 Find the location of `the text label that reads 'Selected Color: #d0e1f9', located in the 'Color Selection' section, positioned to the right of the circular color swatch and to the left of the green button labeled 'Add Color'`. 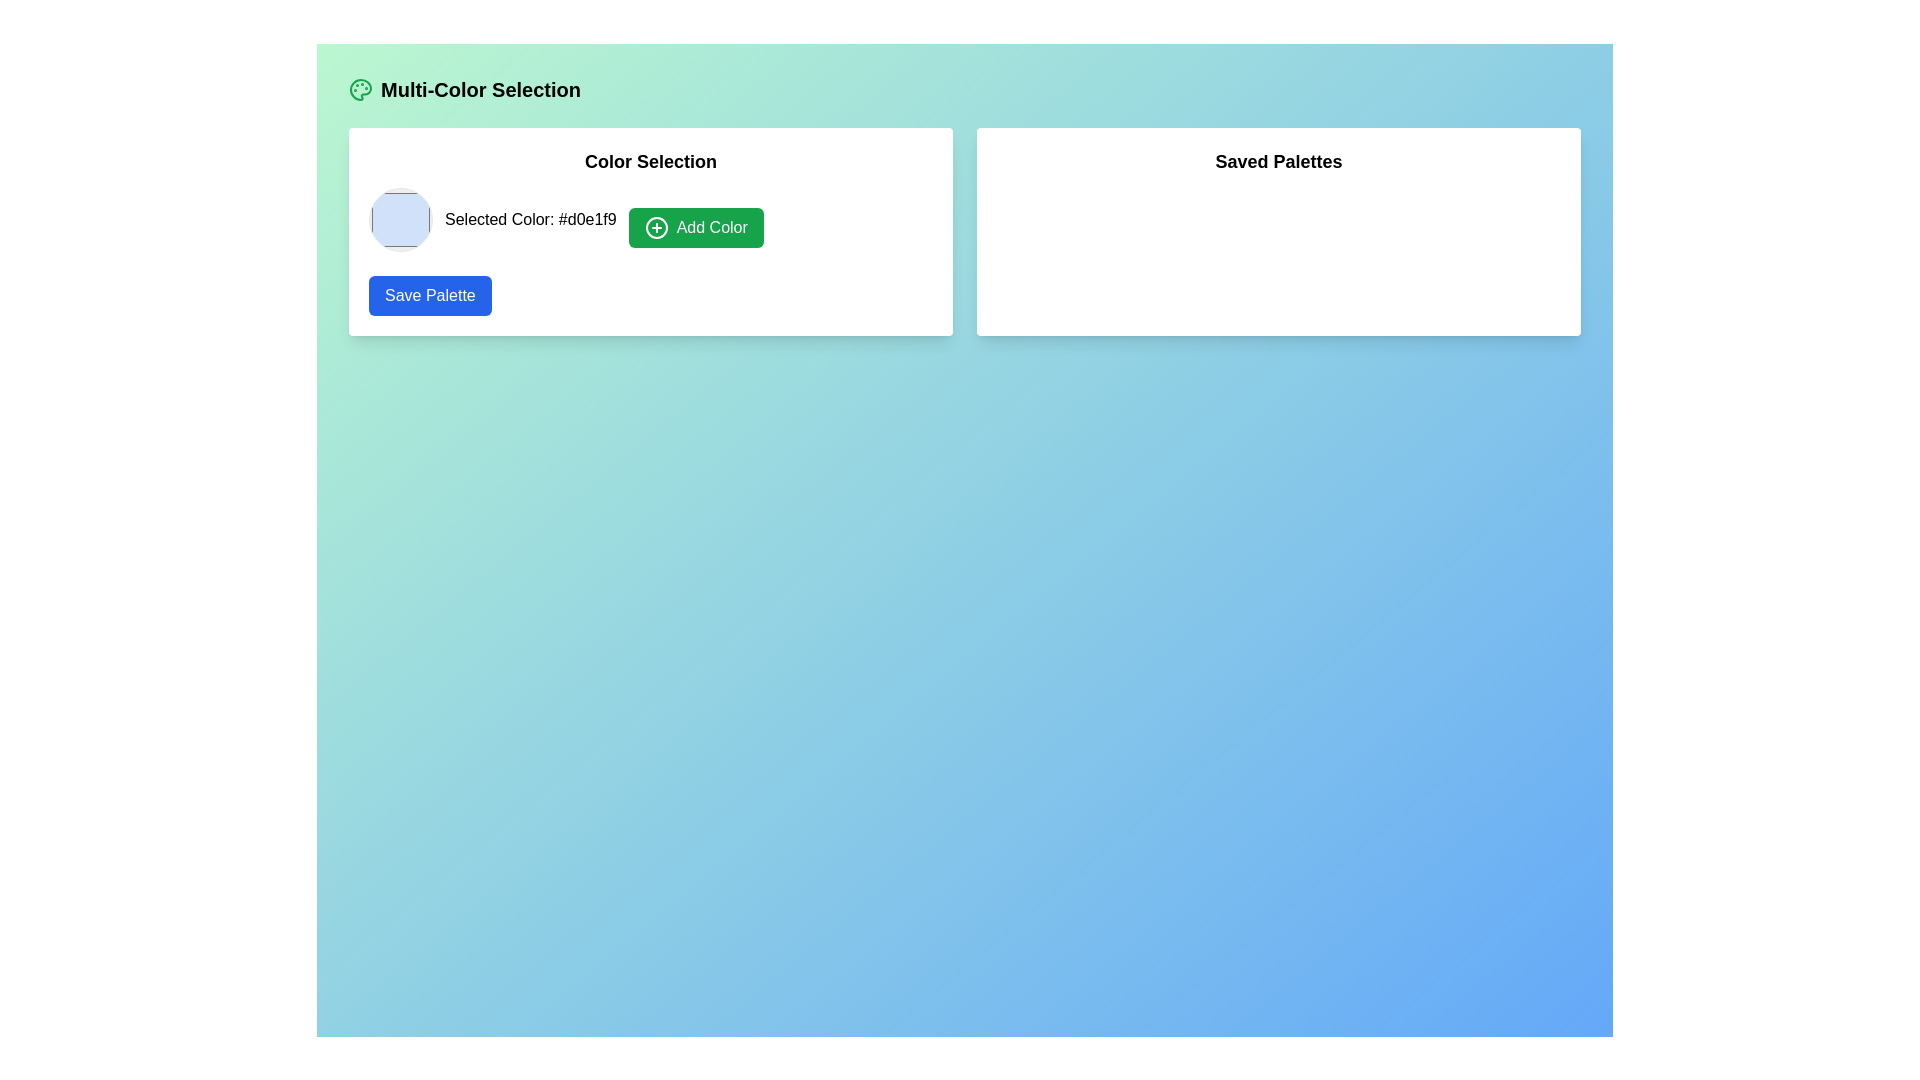

the text label that reads 'Selected Color: #d0e1f9', located in the 'Color Selection' section, positioned to the right of the circular color swatch and to the left of the green button labeled 'Add Color' is located at coordinates (530, 219).